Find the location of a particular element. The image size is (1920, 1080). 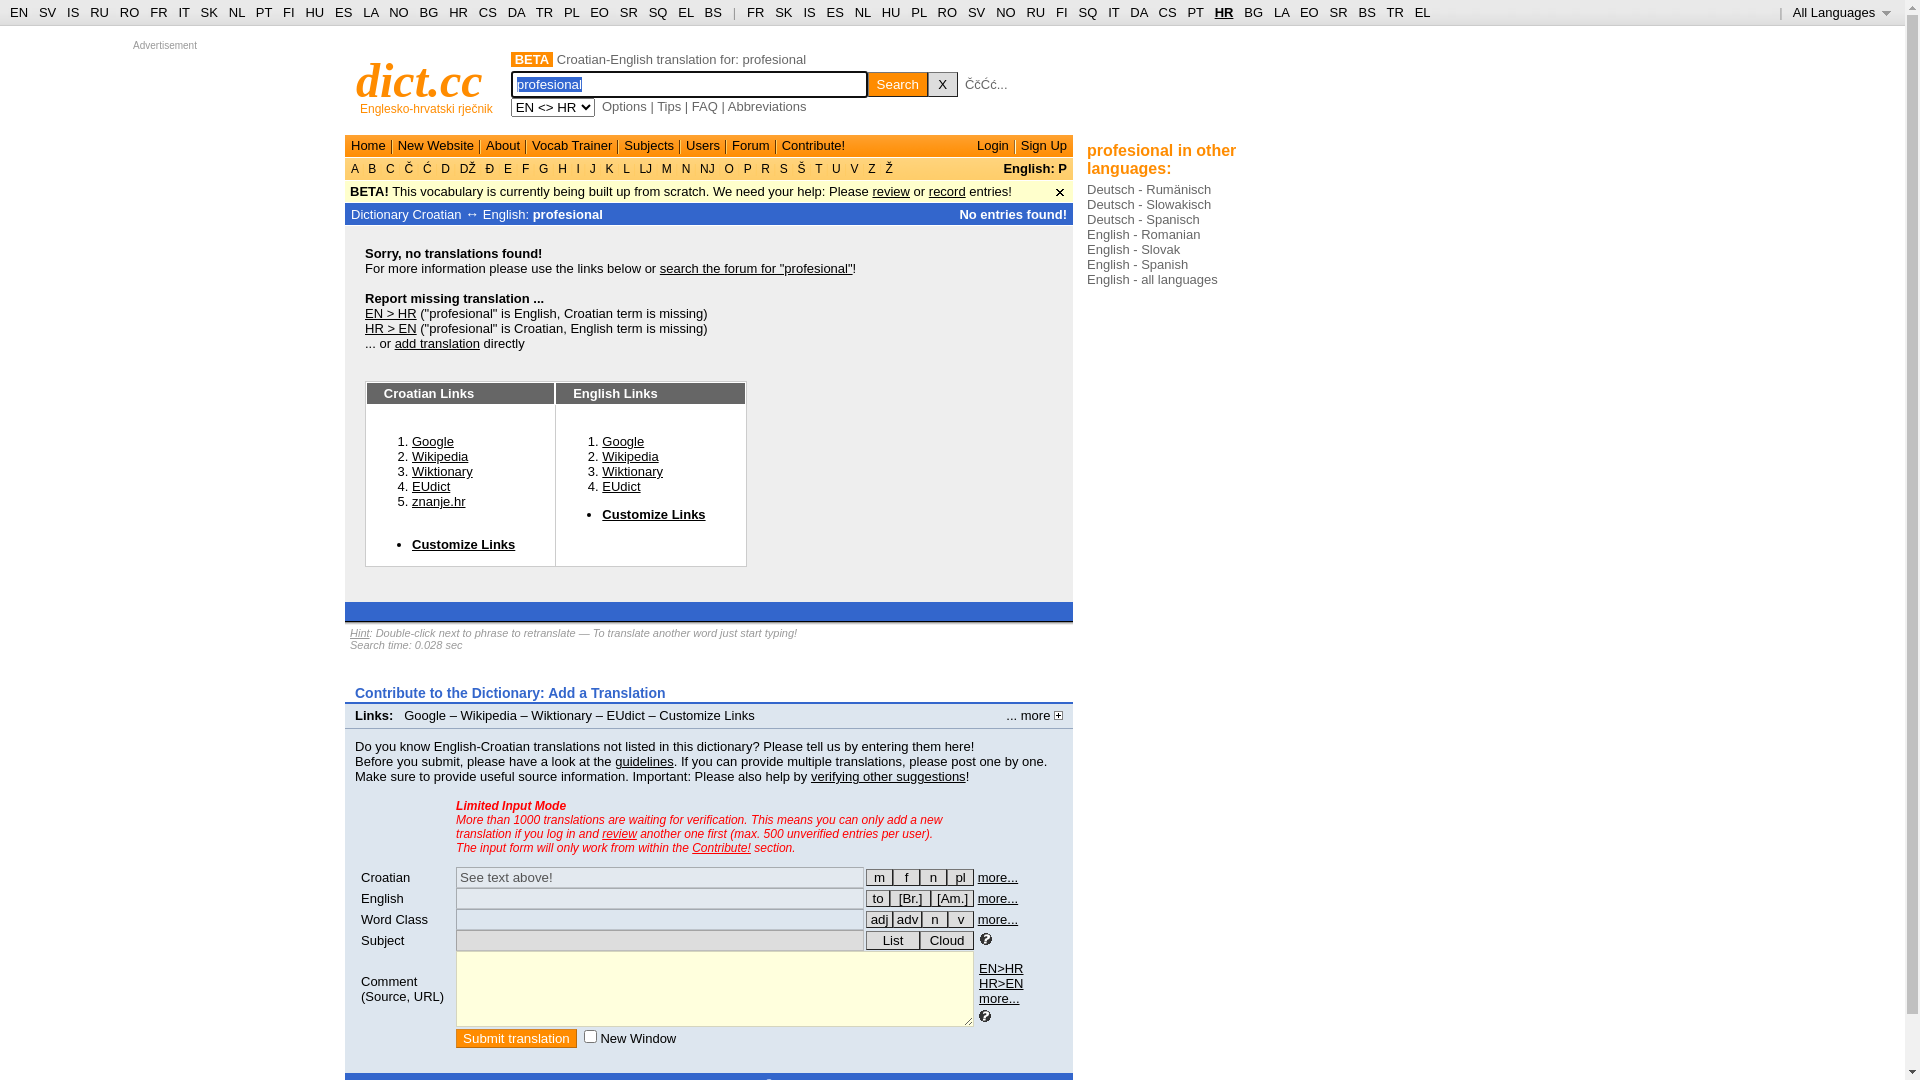

'Search' is located at coordinates (896, 83).